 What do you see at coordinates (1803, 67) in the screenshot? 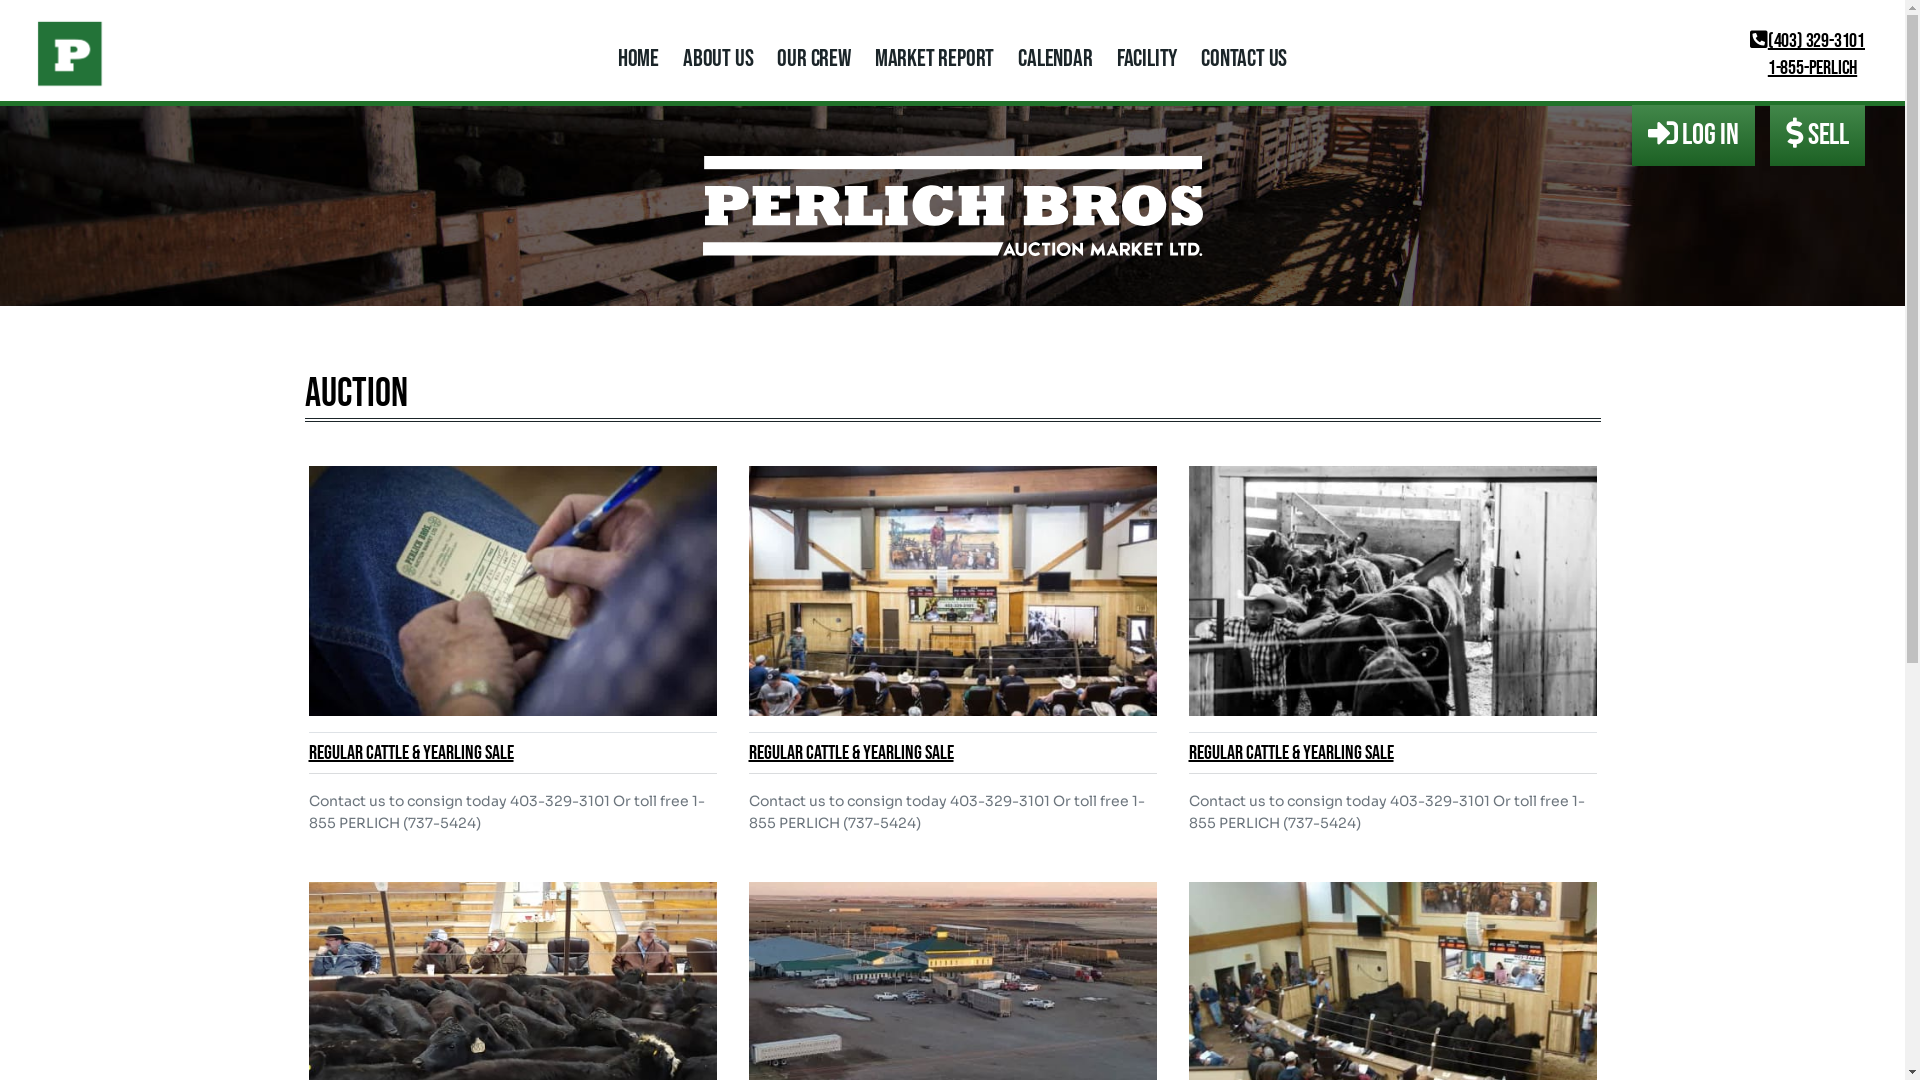
I see `'1-855-PERLICH'` at bounding box center [1803, 67].